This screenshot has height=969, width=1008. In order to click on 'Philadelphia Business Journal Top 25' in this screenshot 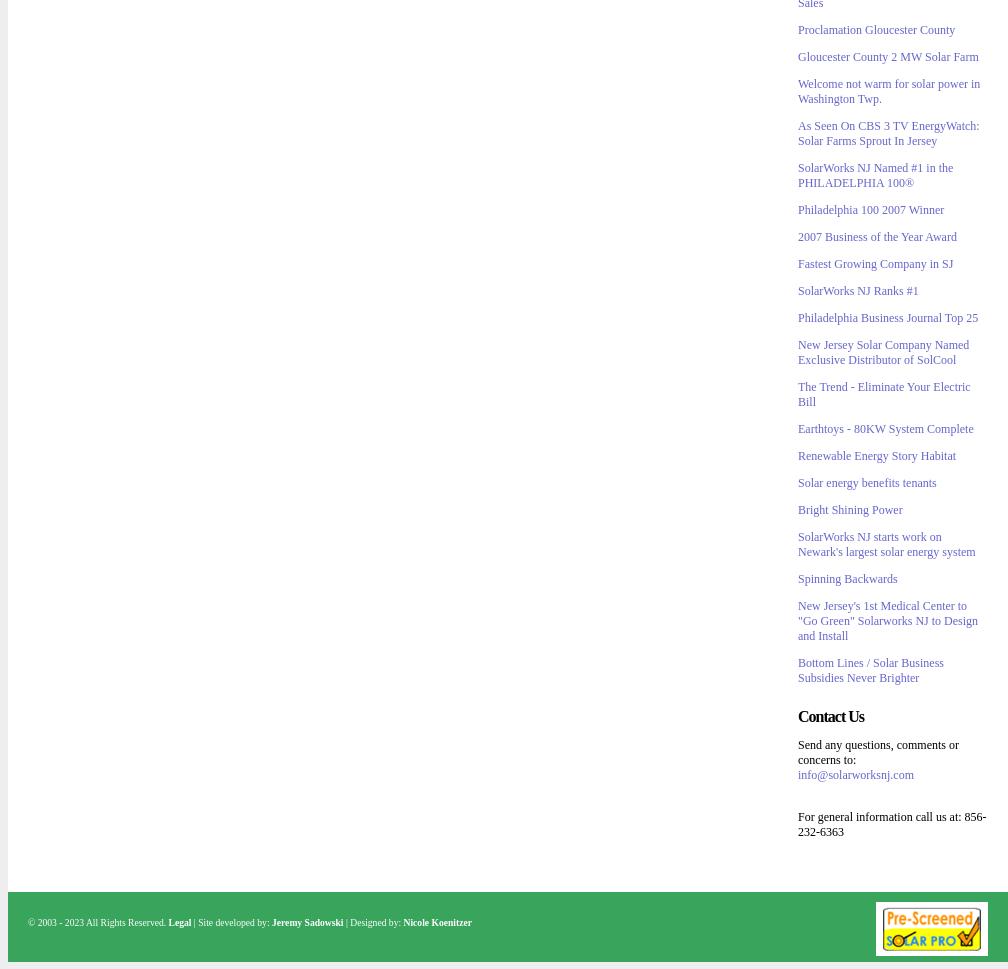, I will do `click(888, 317)`.